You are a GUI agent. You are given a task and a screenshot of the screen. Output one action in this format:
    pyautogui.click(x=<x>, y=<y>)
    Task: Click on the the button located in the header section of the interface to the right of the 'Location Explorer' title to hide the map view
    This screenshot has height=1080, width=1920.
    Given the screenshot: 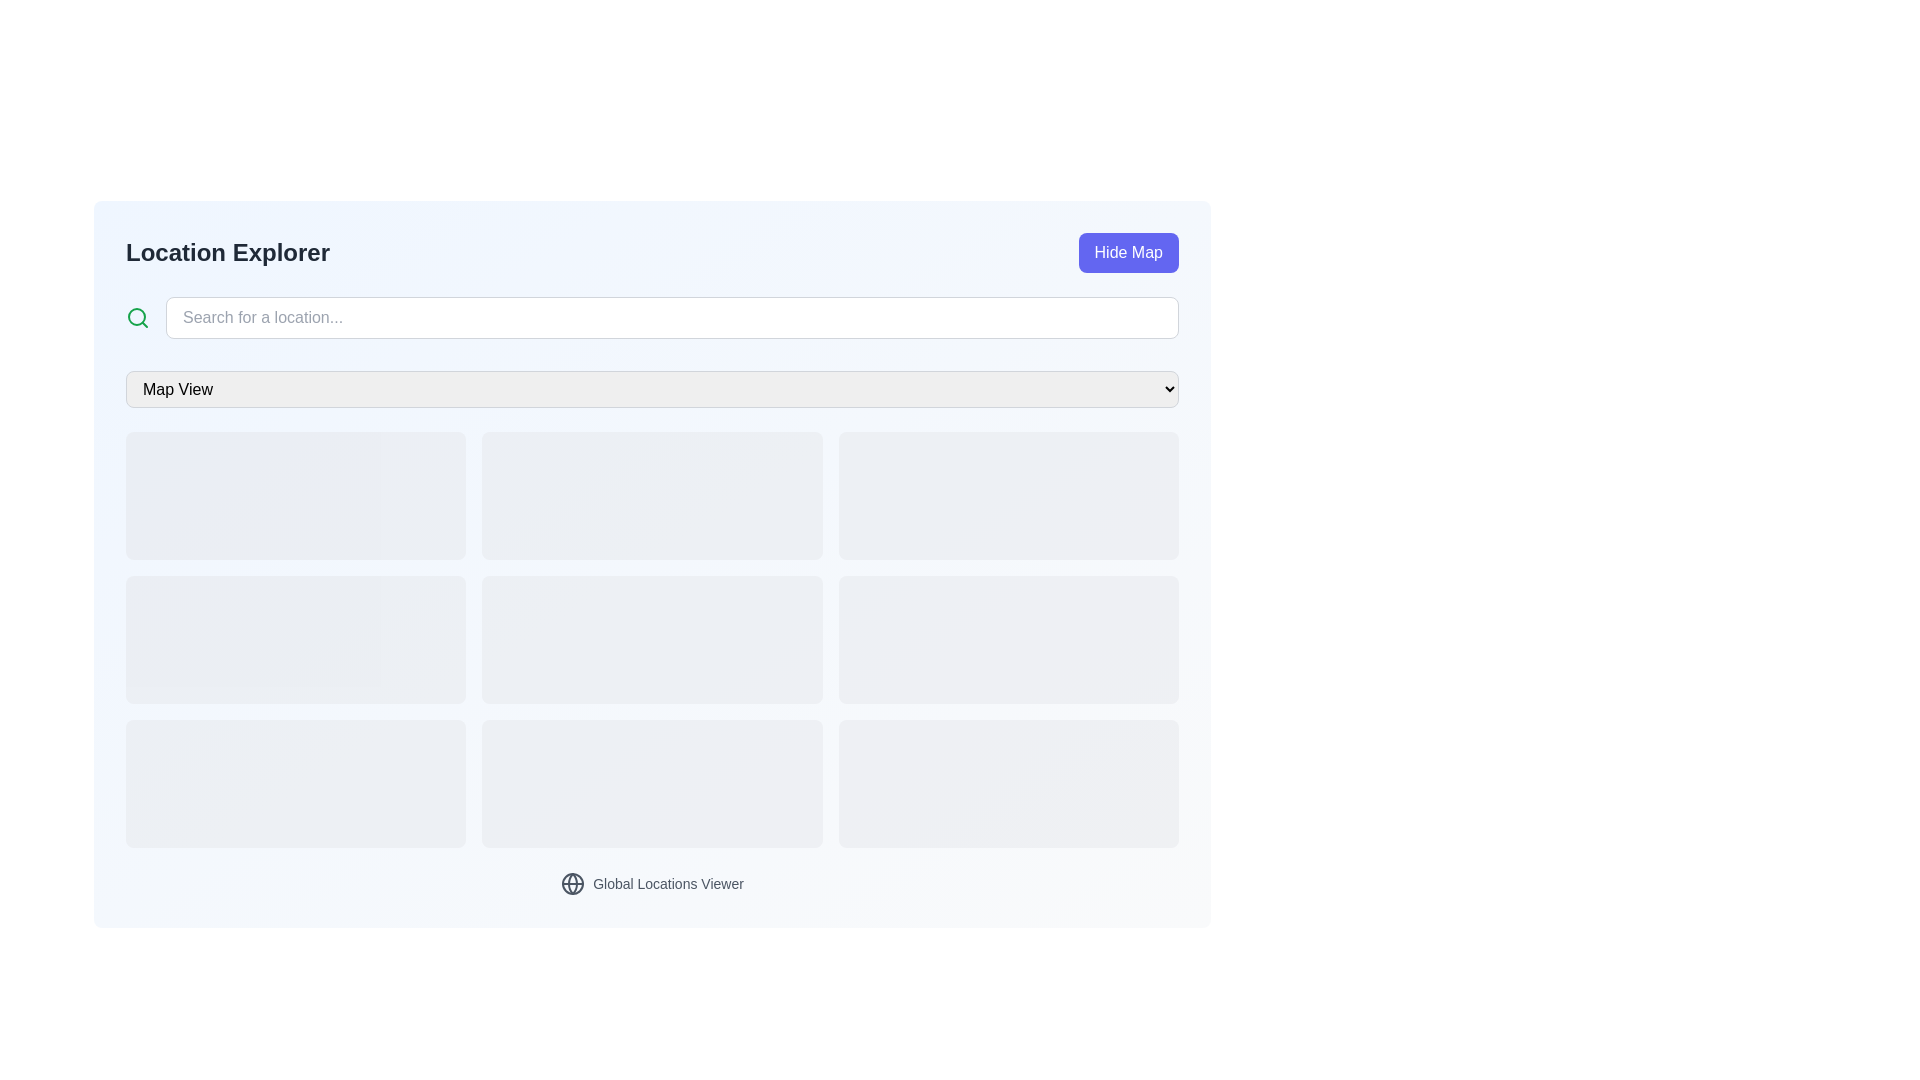 What is the action you would take?
    pyautogui.click(x=1128, y=252)
    